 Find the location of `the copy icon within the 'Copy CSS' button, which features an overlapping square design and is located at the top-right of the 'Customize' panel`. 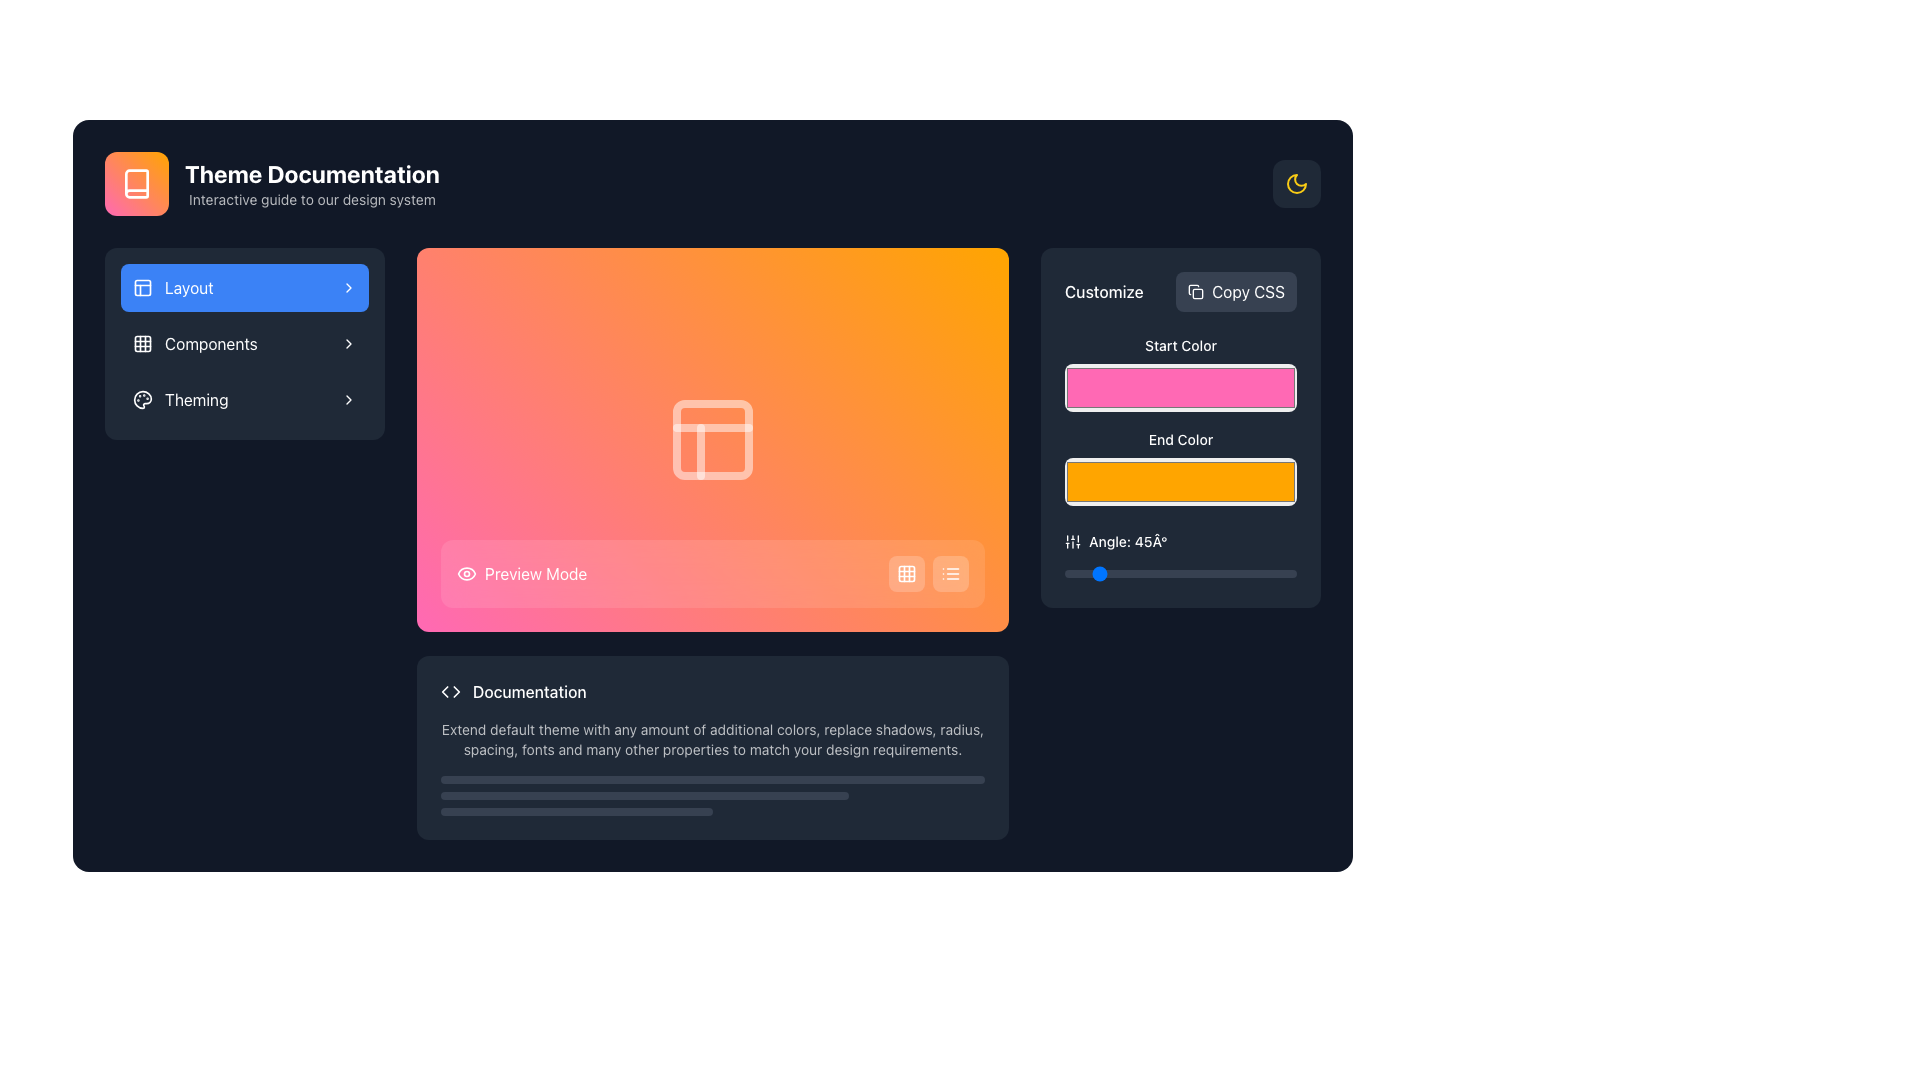

the copy icon within the 'Copy CSS' button, which features an overlapping square design and is located at the top-right of the 'Customize' panel is located at coordinates (1196, 292).